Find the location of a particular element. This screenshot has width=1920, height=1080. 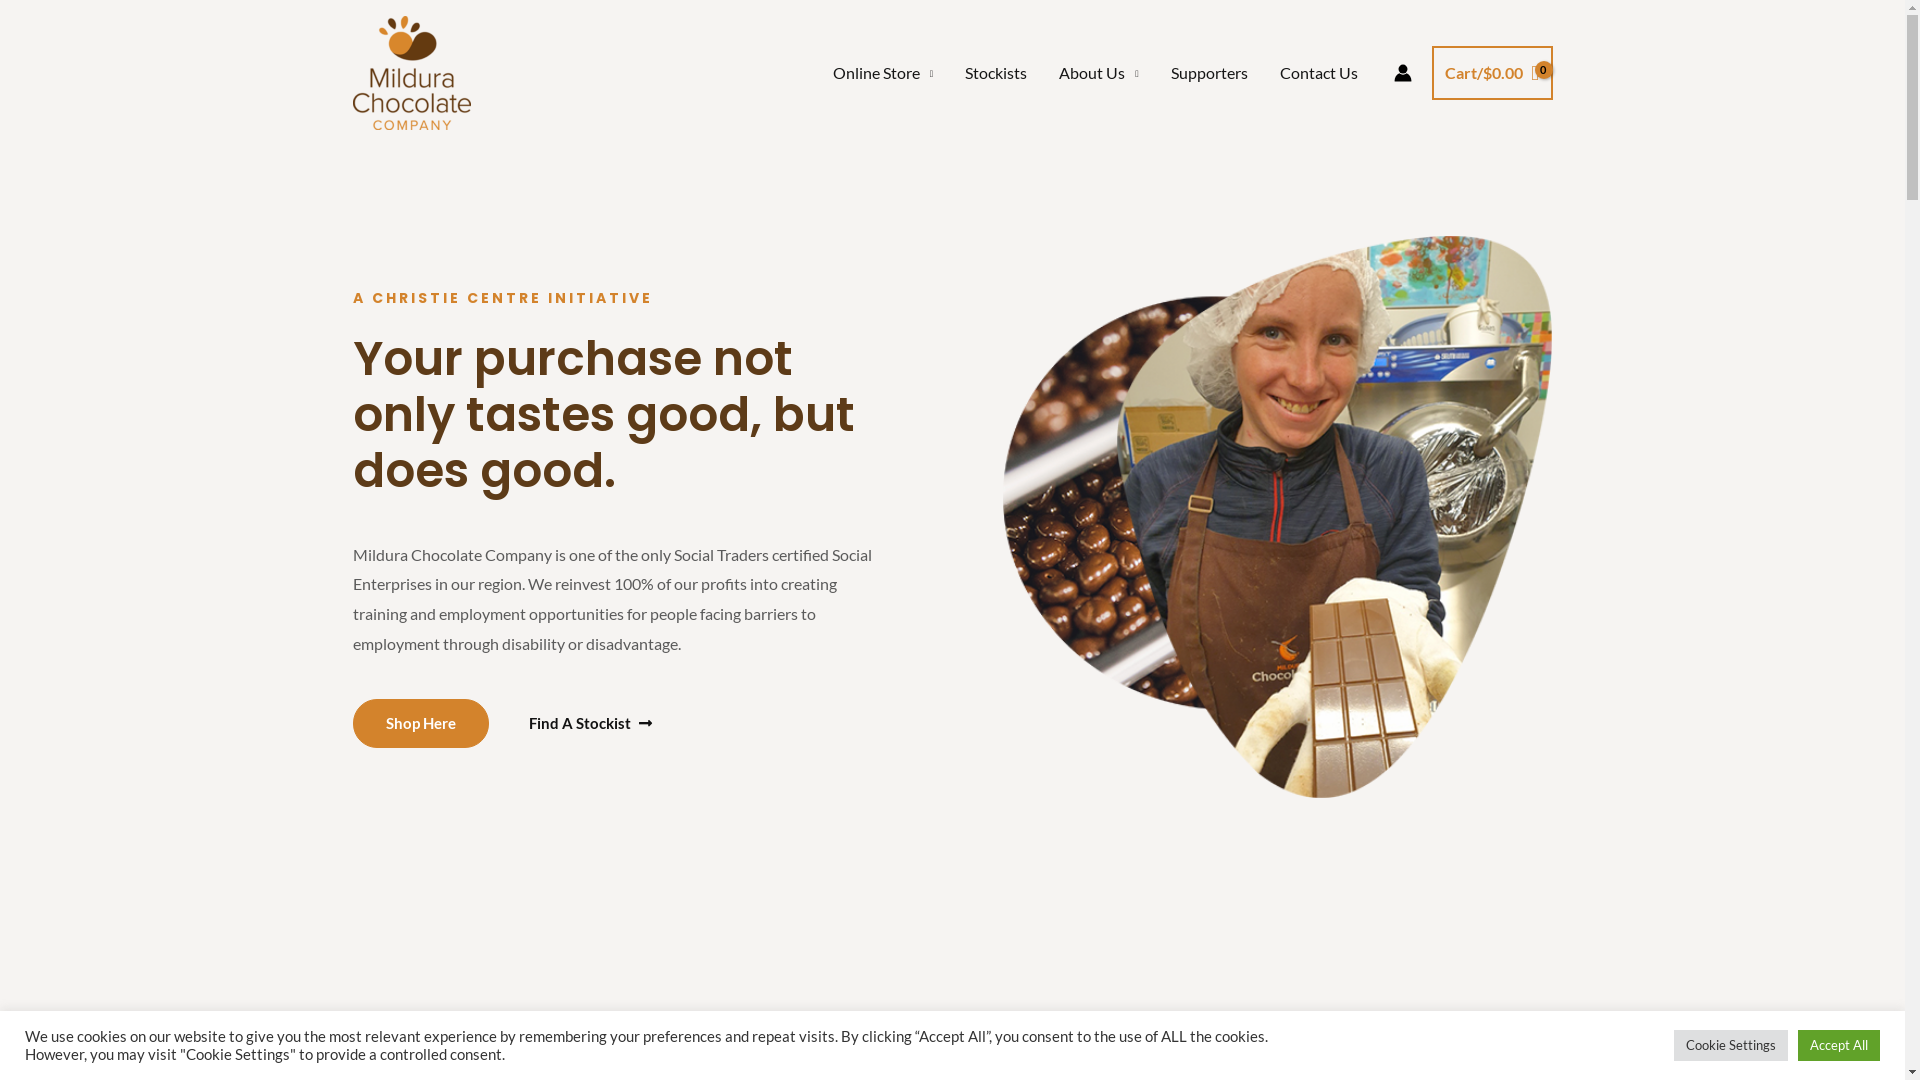

'Cookie Settings' is located at coordinates (1730, 1044).